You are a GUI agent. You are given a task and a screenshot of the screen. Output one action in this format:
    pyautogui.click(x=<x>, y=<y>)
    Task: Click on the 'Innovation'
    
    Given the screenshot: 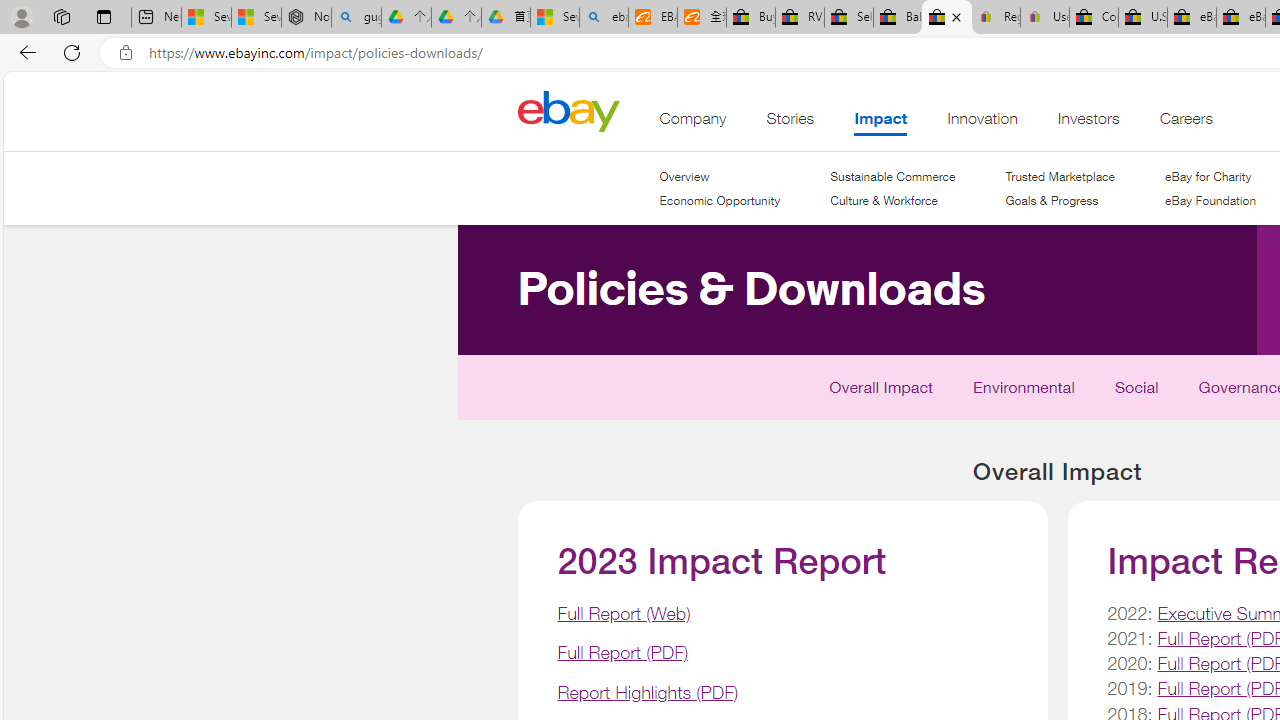 What is the action you would take?
    pyautogui.click(x=982, y=123)
    